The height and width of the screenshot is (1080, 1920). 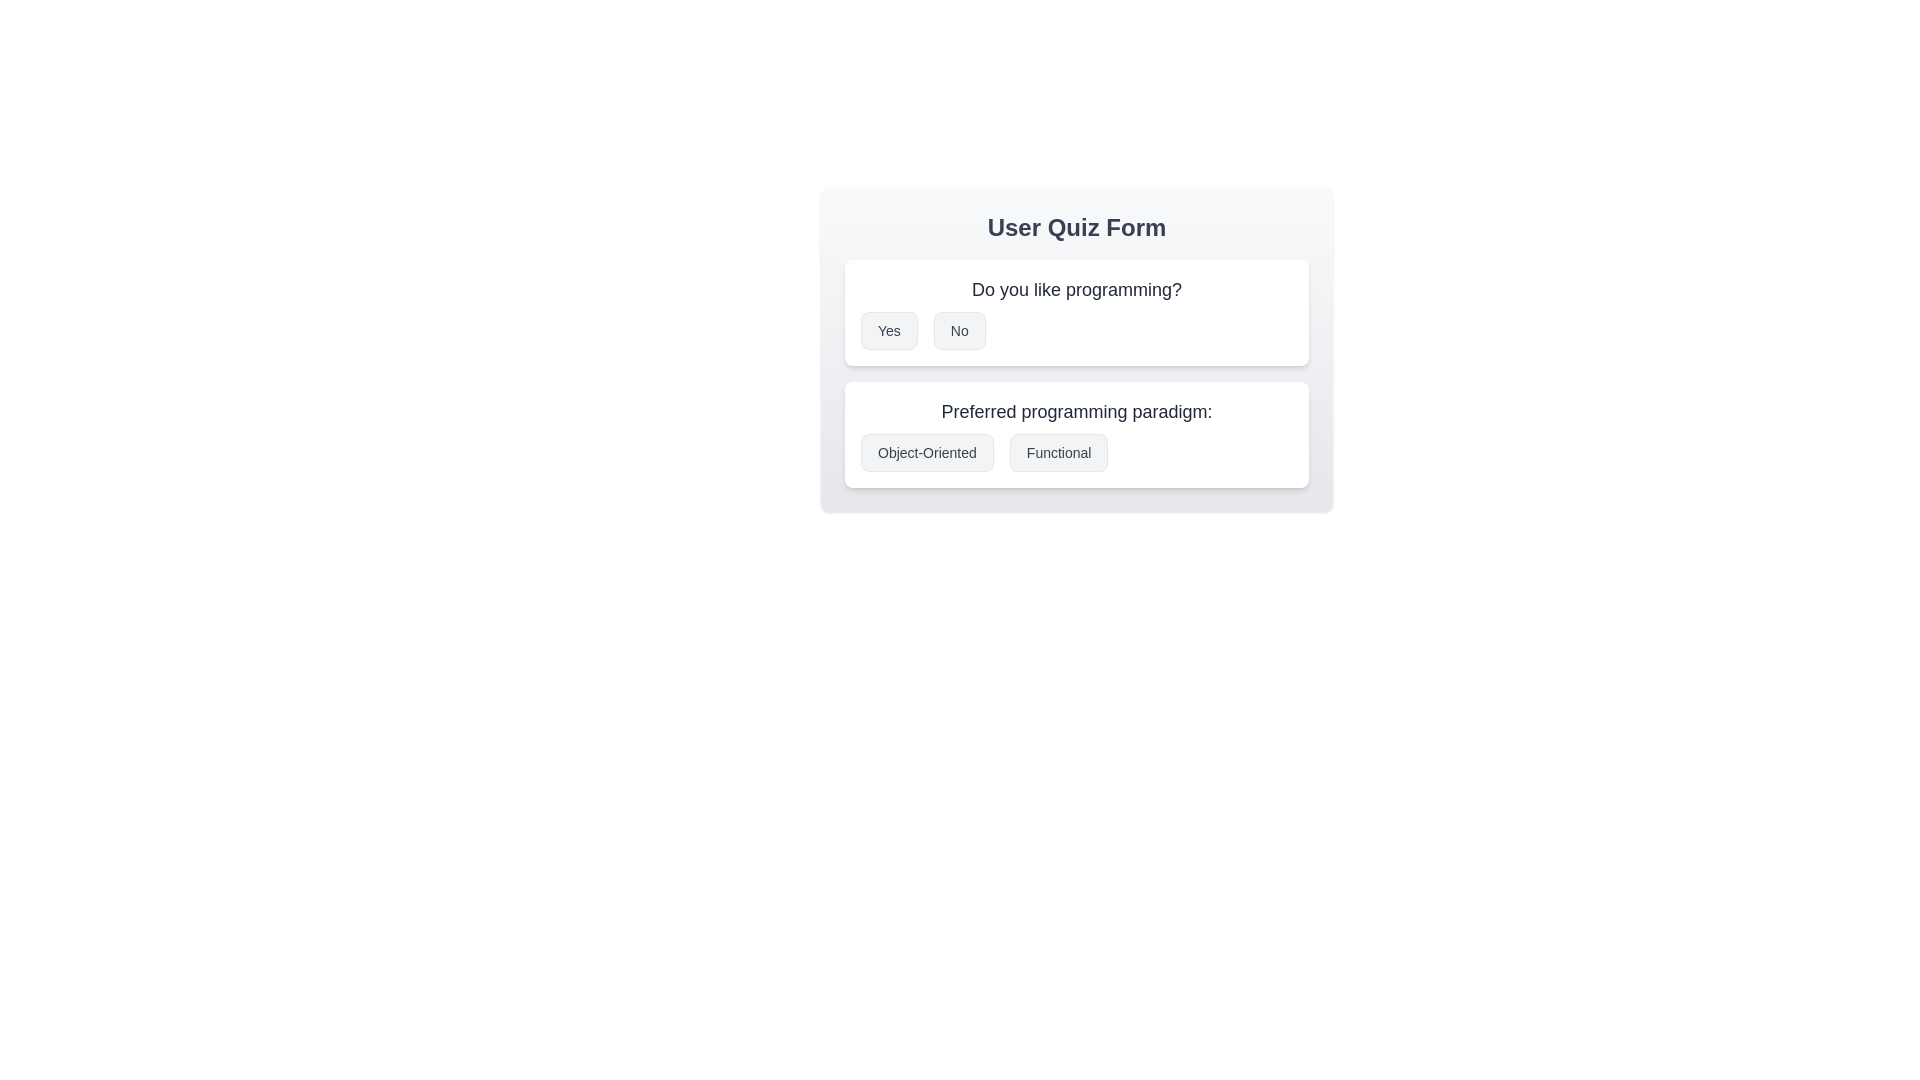 I want to click on the 'Functional' button, which is the second button in the group of two buttons labeled 'Preferred programming paradigm:', so click(x=1058, y=452).